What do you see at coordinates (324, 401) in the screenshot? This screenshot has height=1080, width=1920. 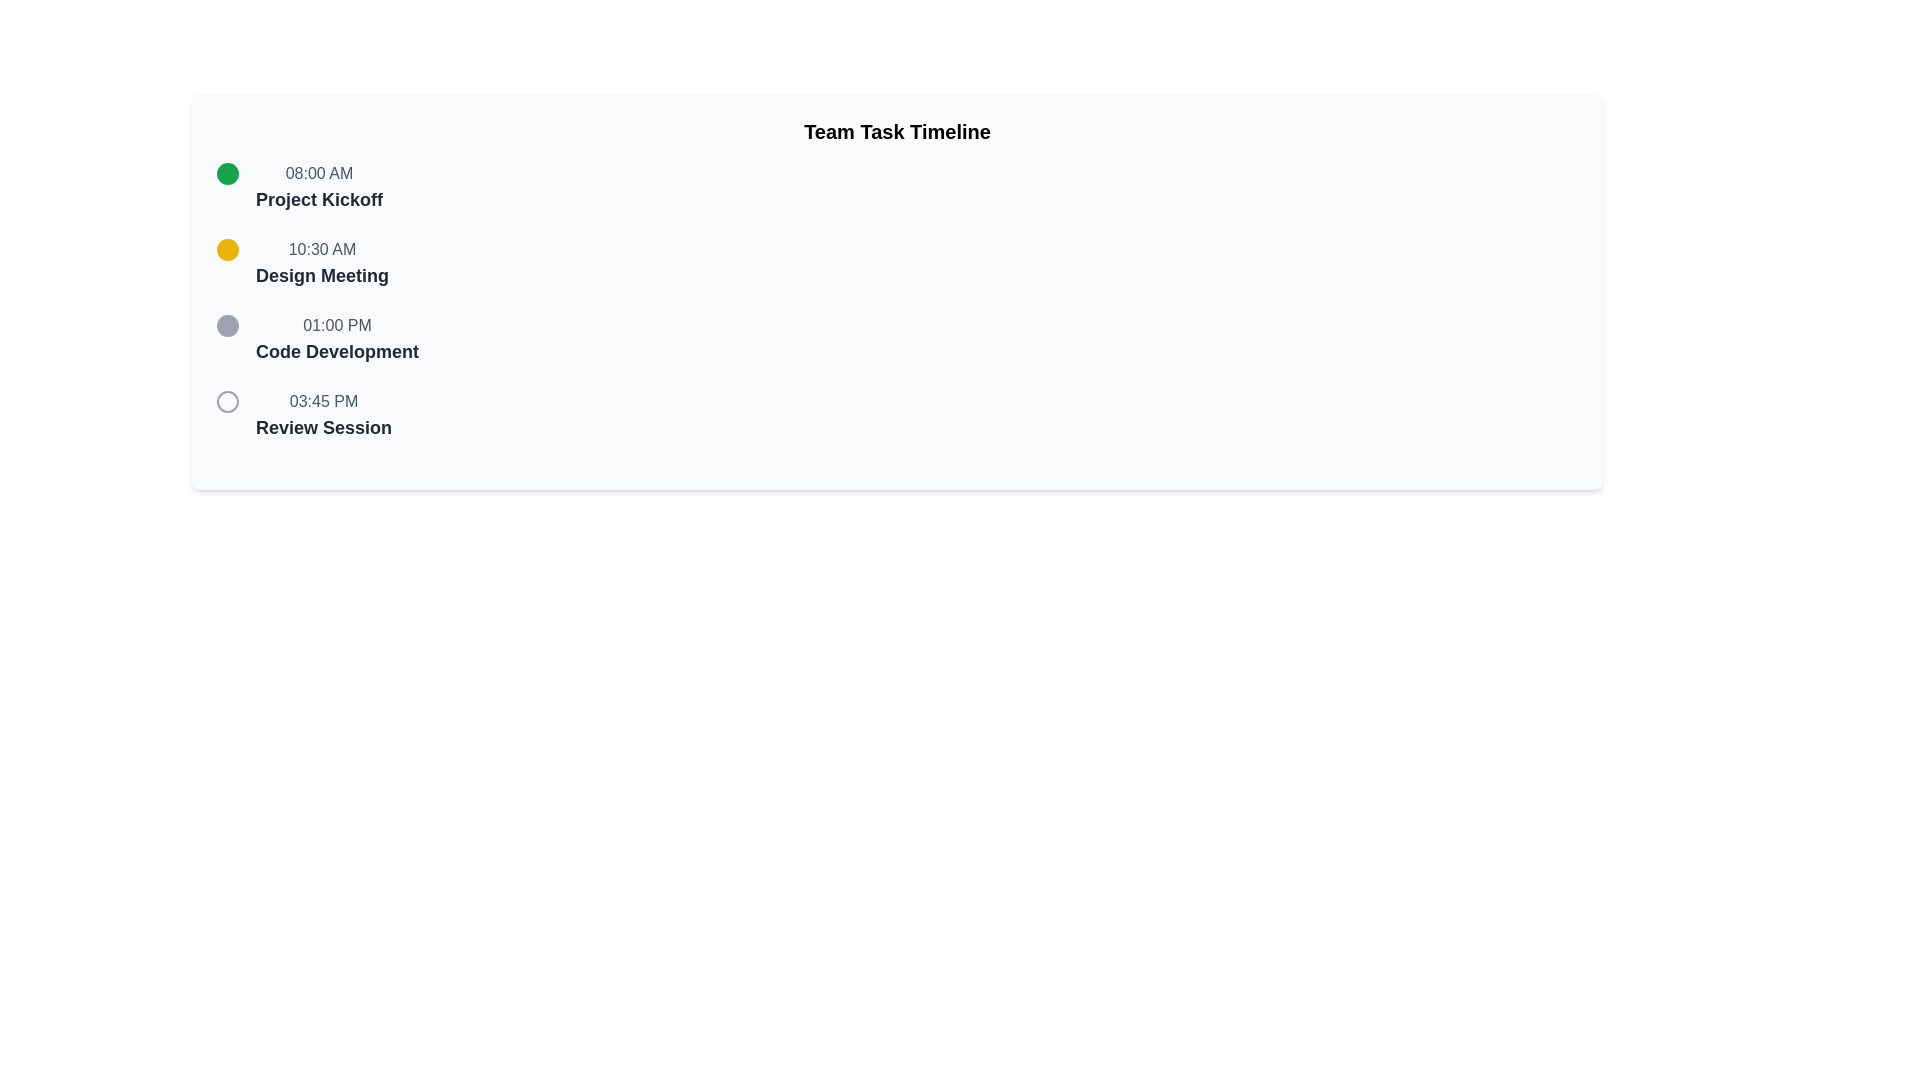 I see `the static text element displaying the time label '03:45 PM', which is styled in gray and positioned above the 'Review Session' label` at bounding box center [324, 401].